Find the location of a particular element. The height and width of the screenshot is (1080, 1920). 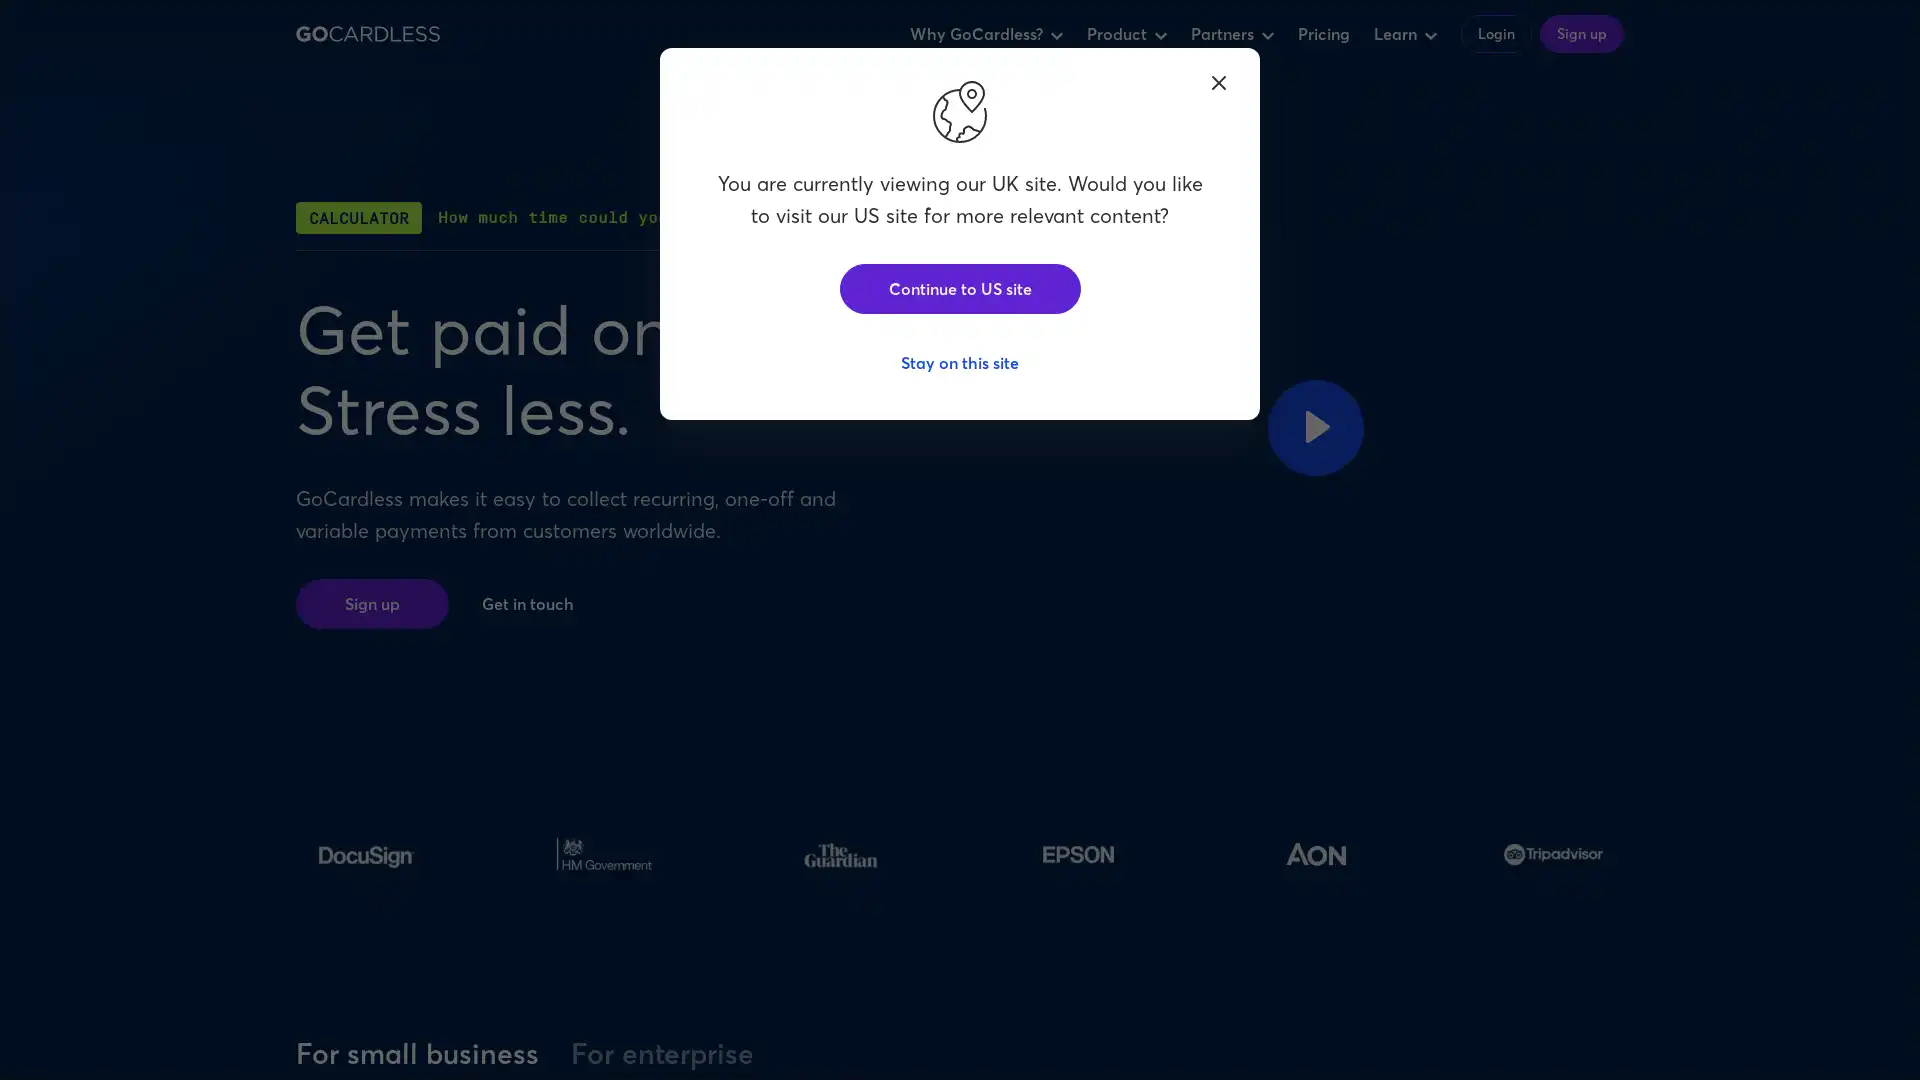

Stay on this site is located at coordinates (960, 362).